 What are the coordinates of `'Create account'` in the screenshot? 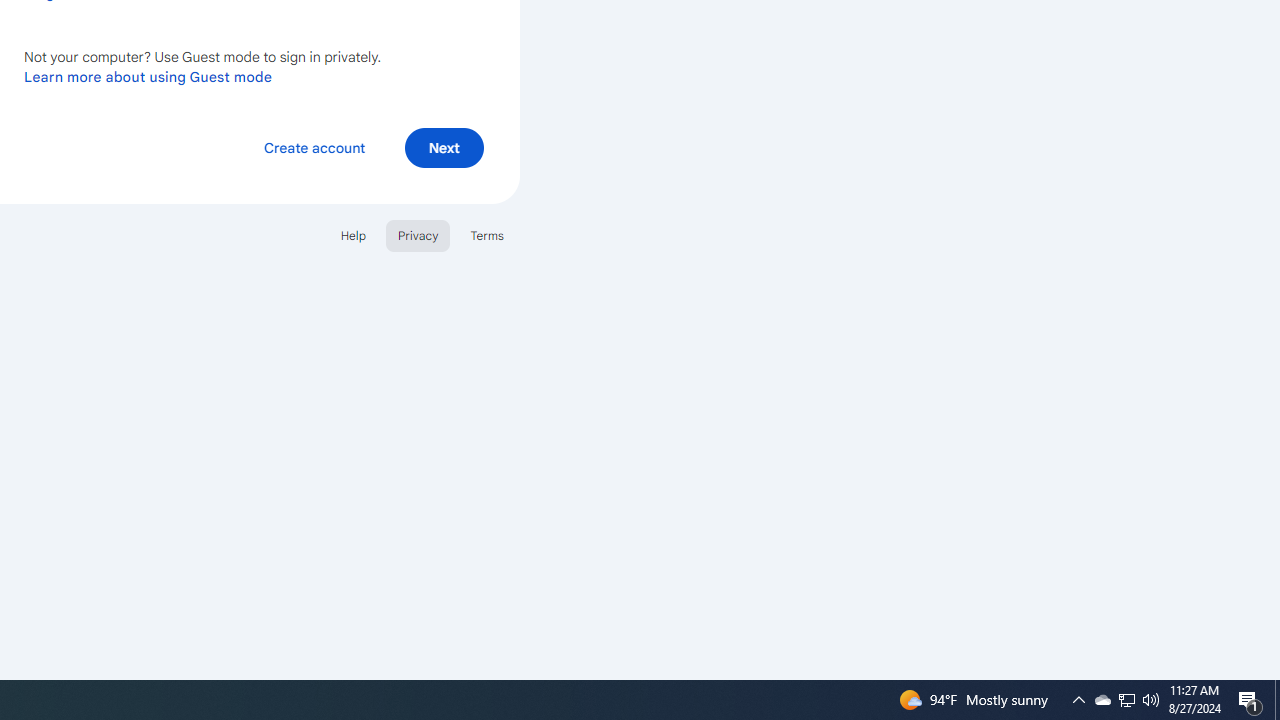 It's located at (313, 146).